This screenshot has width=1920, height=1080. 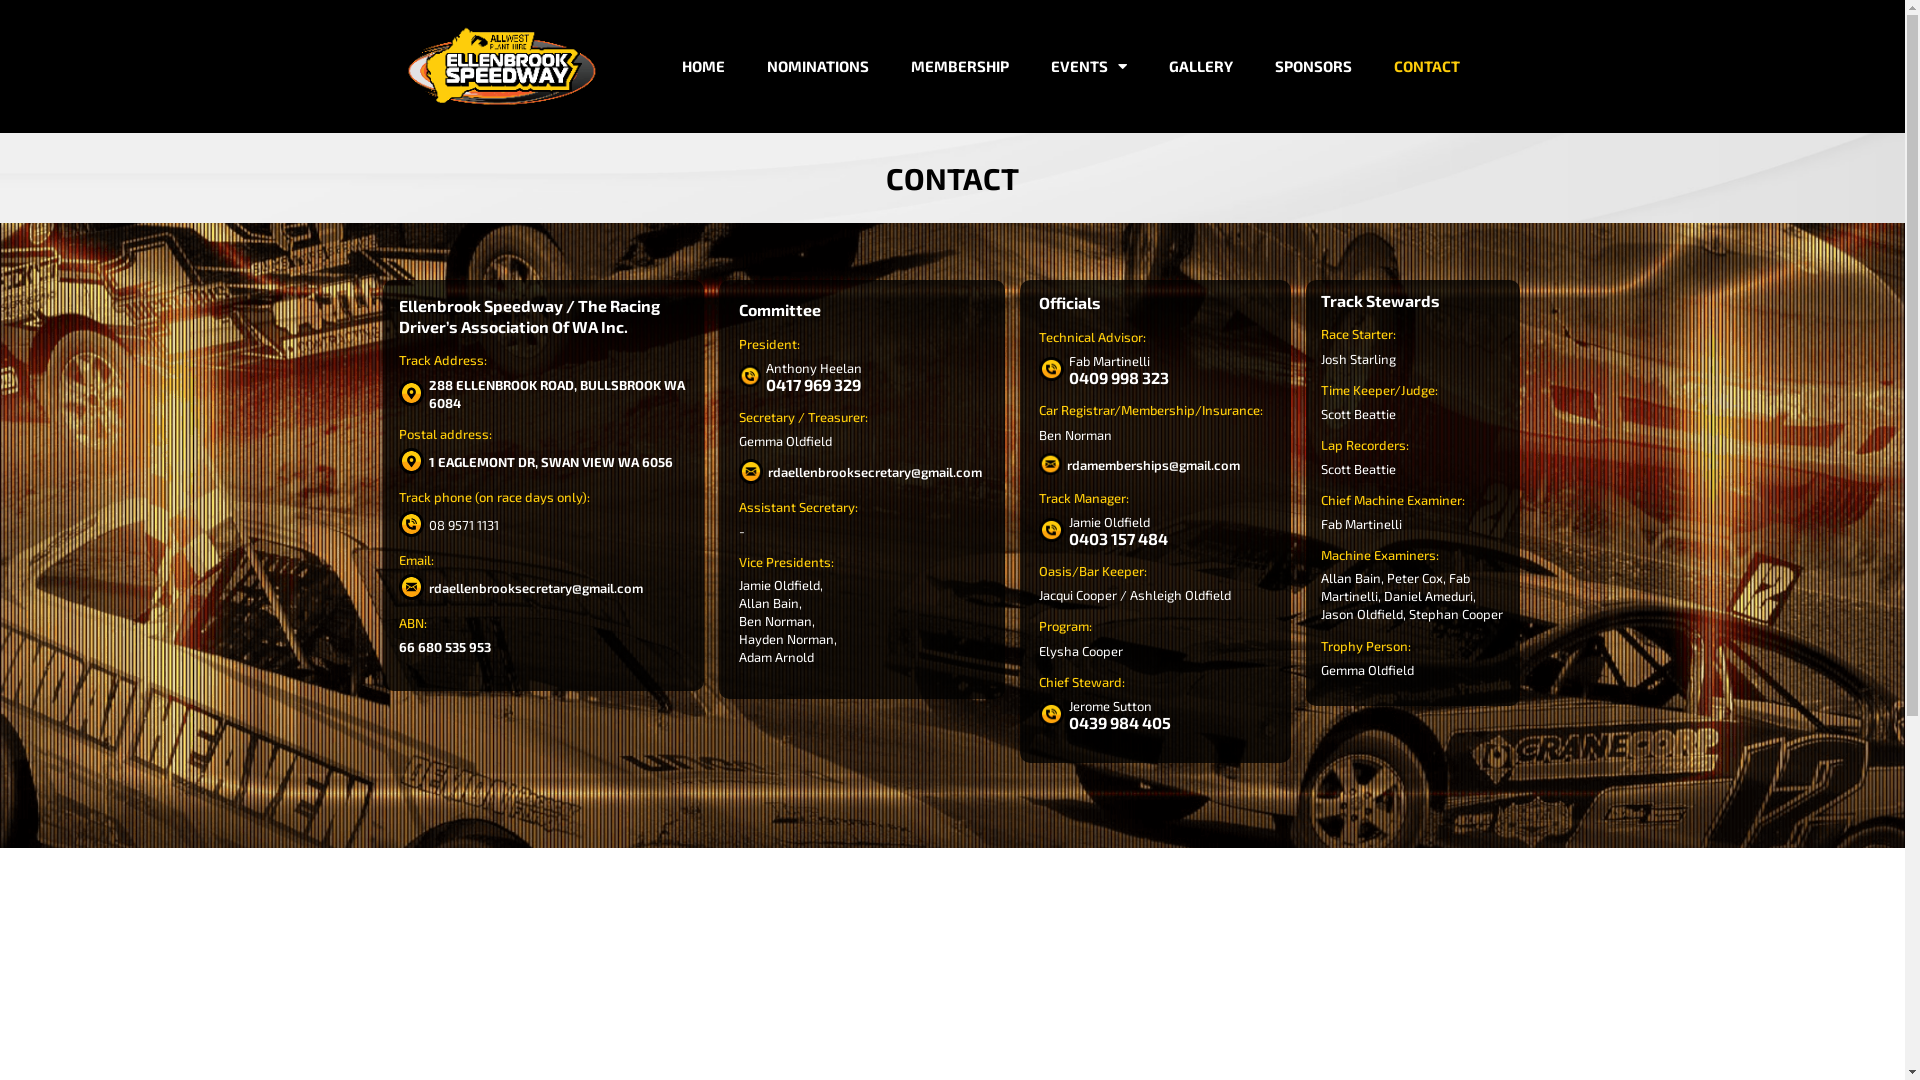 I want to click on 'NOMINATIONS', so click(x=817, y=65).